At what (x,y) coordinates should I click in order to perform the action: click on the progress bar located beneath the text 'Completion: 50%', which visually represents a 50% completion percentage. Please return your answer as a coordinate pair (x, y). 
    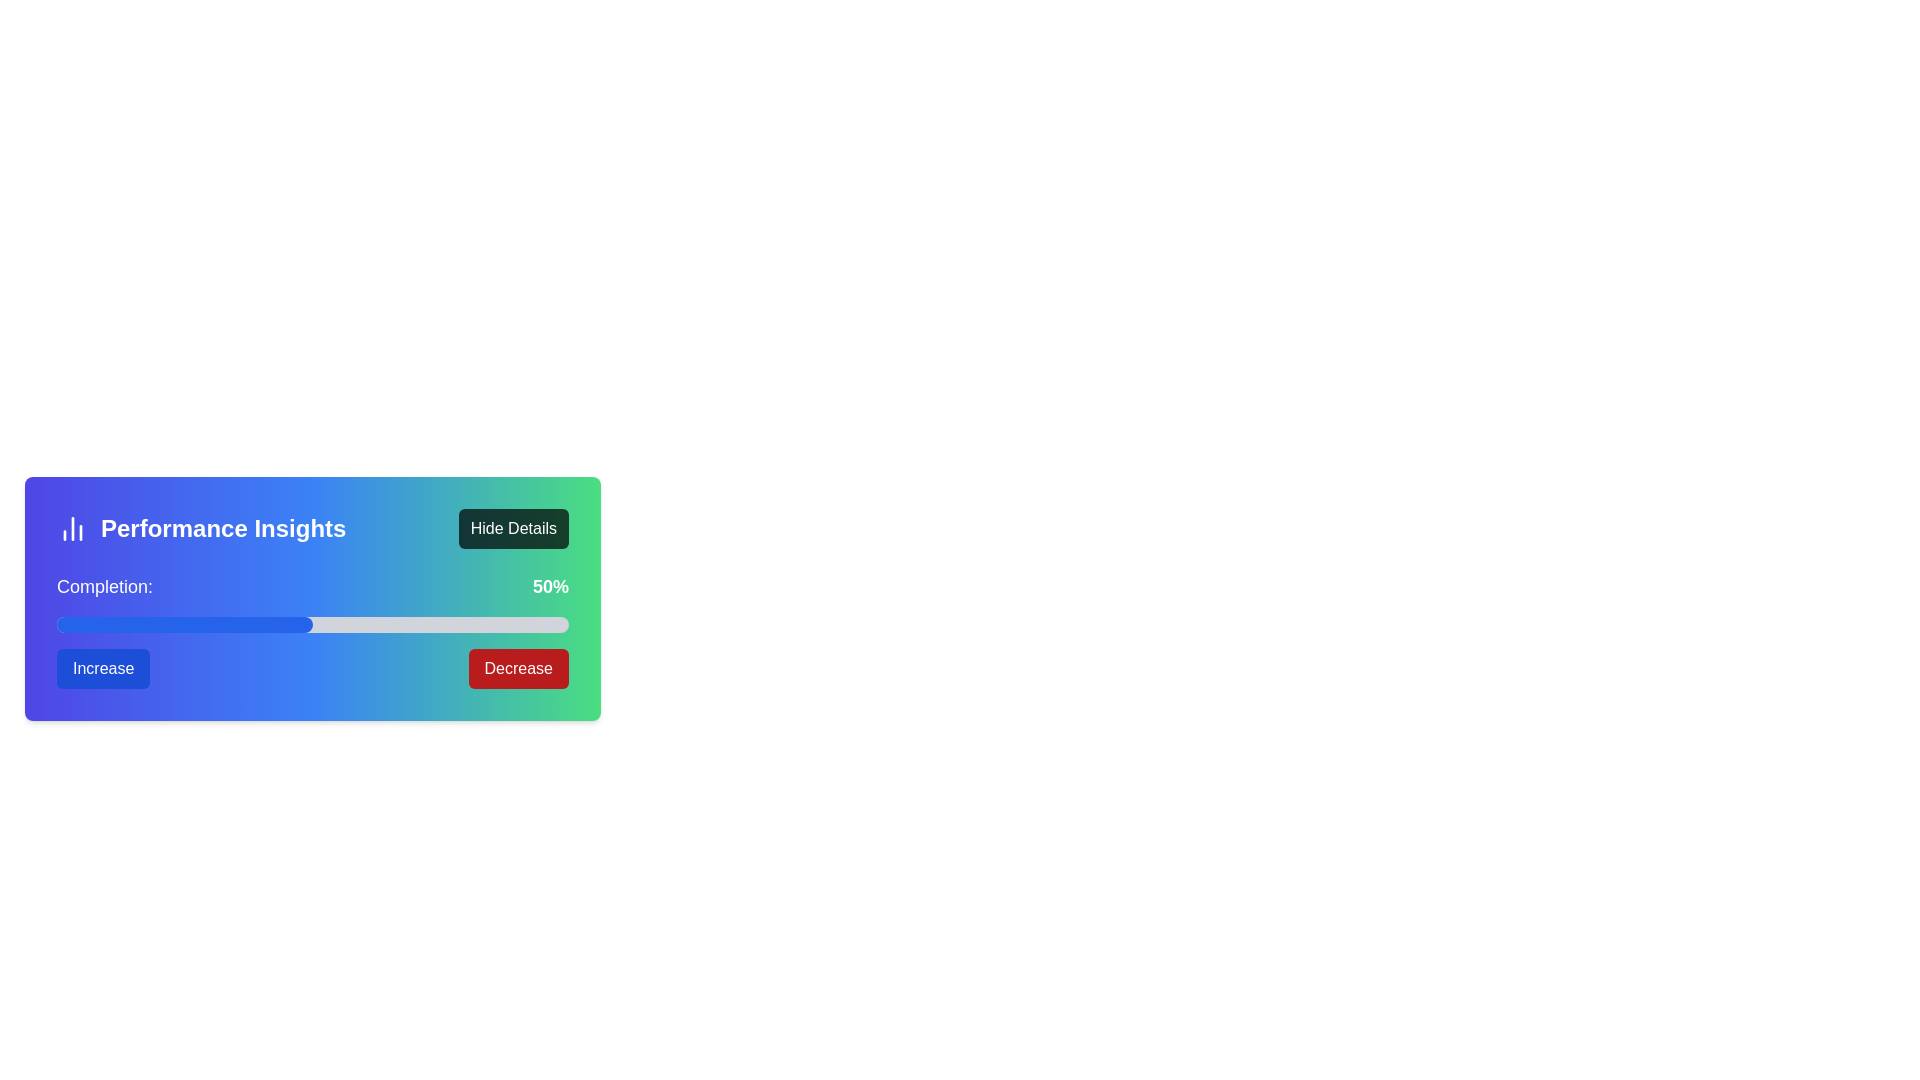
    Looking at the image, I should click on (311, 623).